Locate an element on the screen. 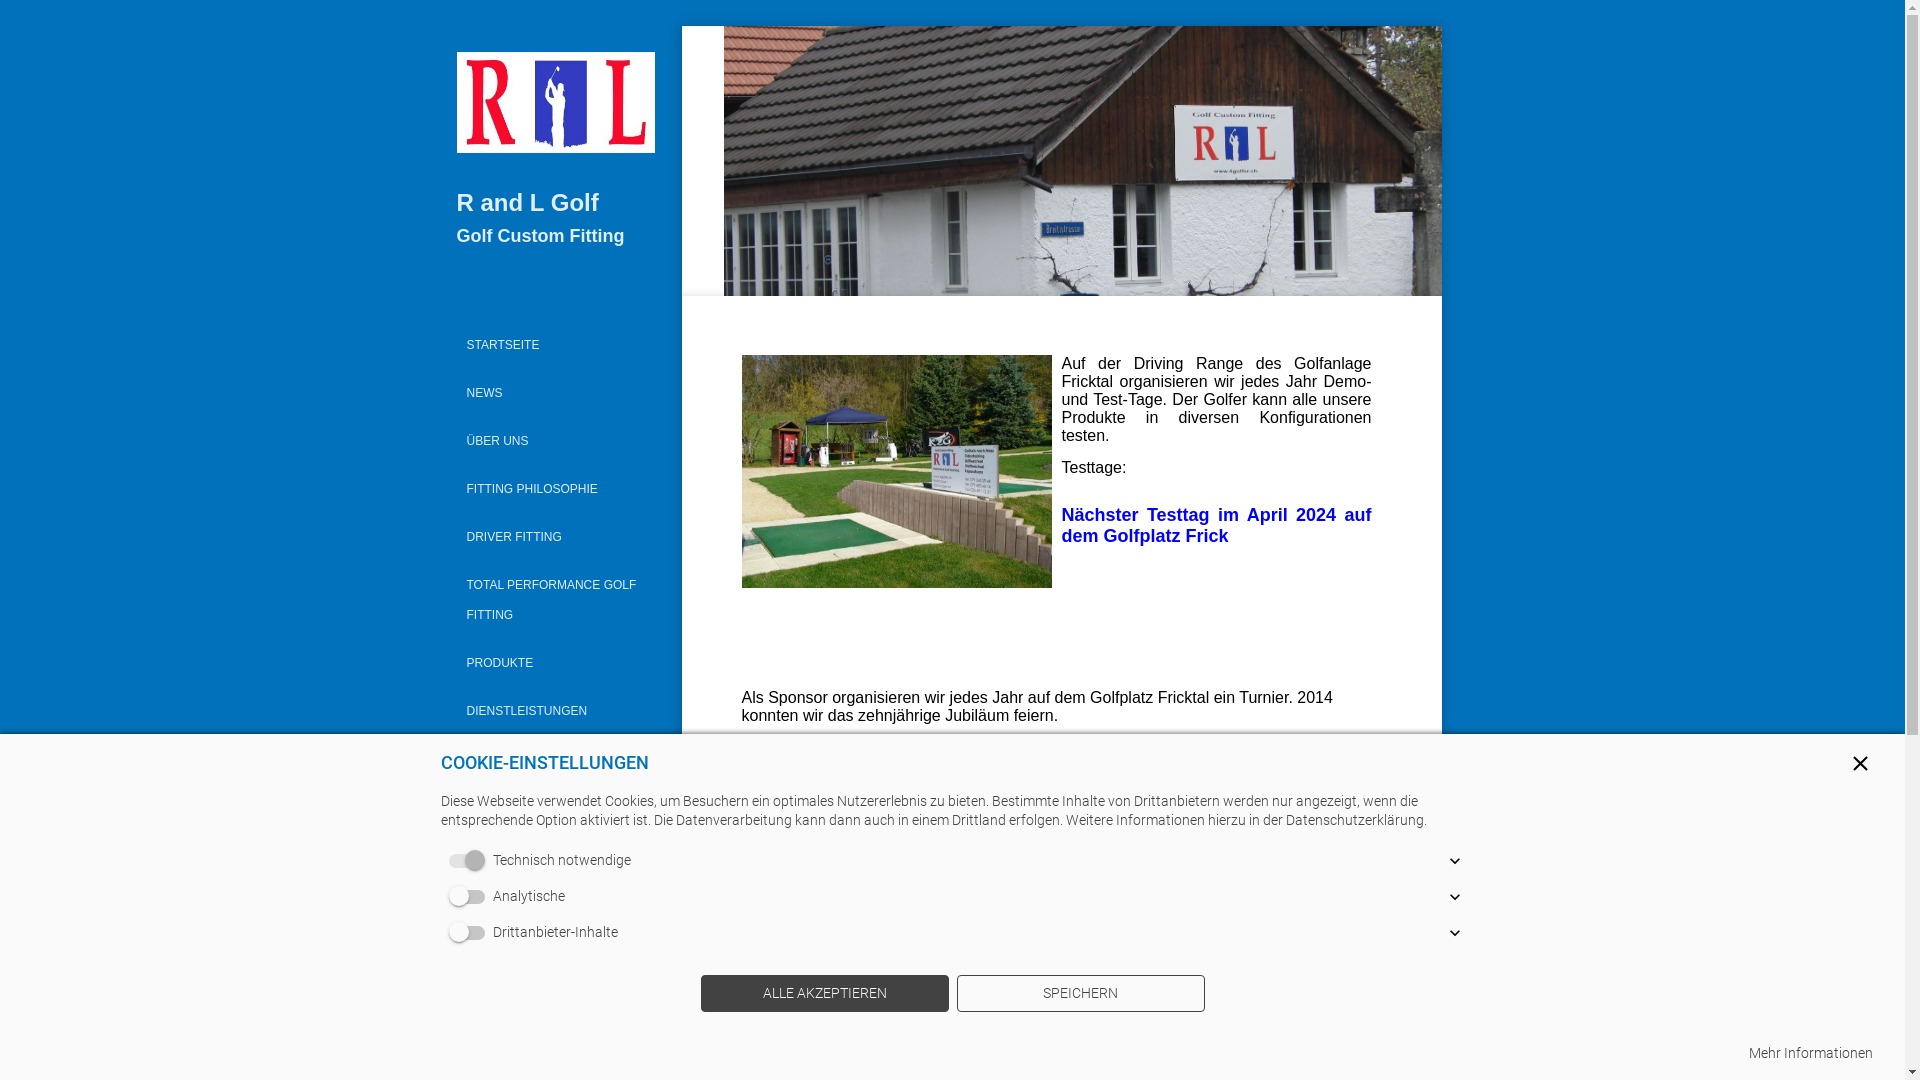 This screenshot has width=1920, height=1080. 'ALLE AKZEPTIEREN' is located at coordinates (700, 994).